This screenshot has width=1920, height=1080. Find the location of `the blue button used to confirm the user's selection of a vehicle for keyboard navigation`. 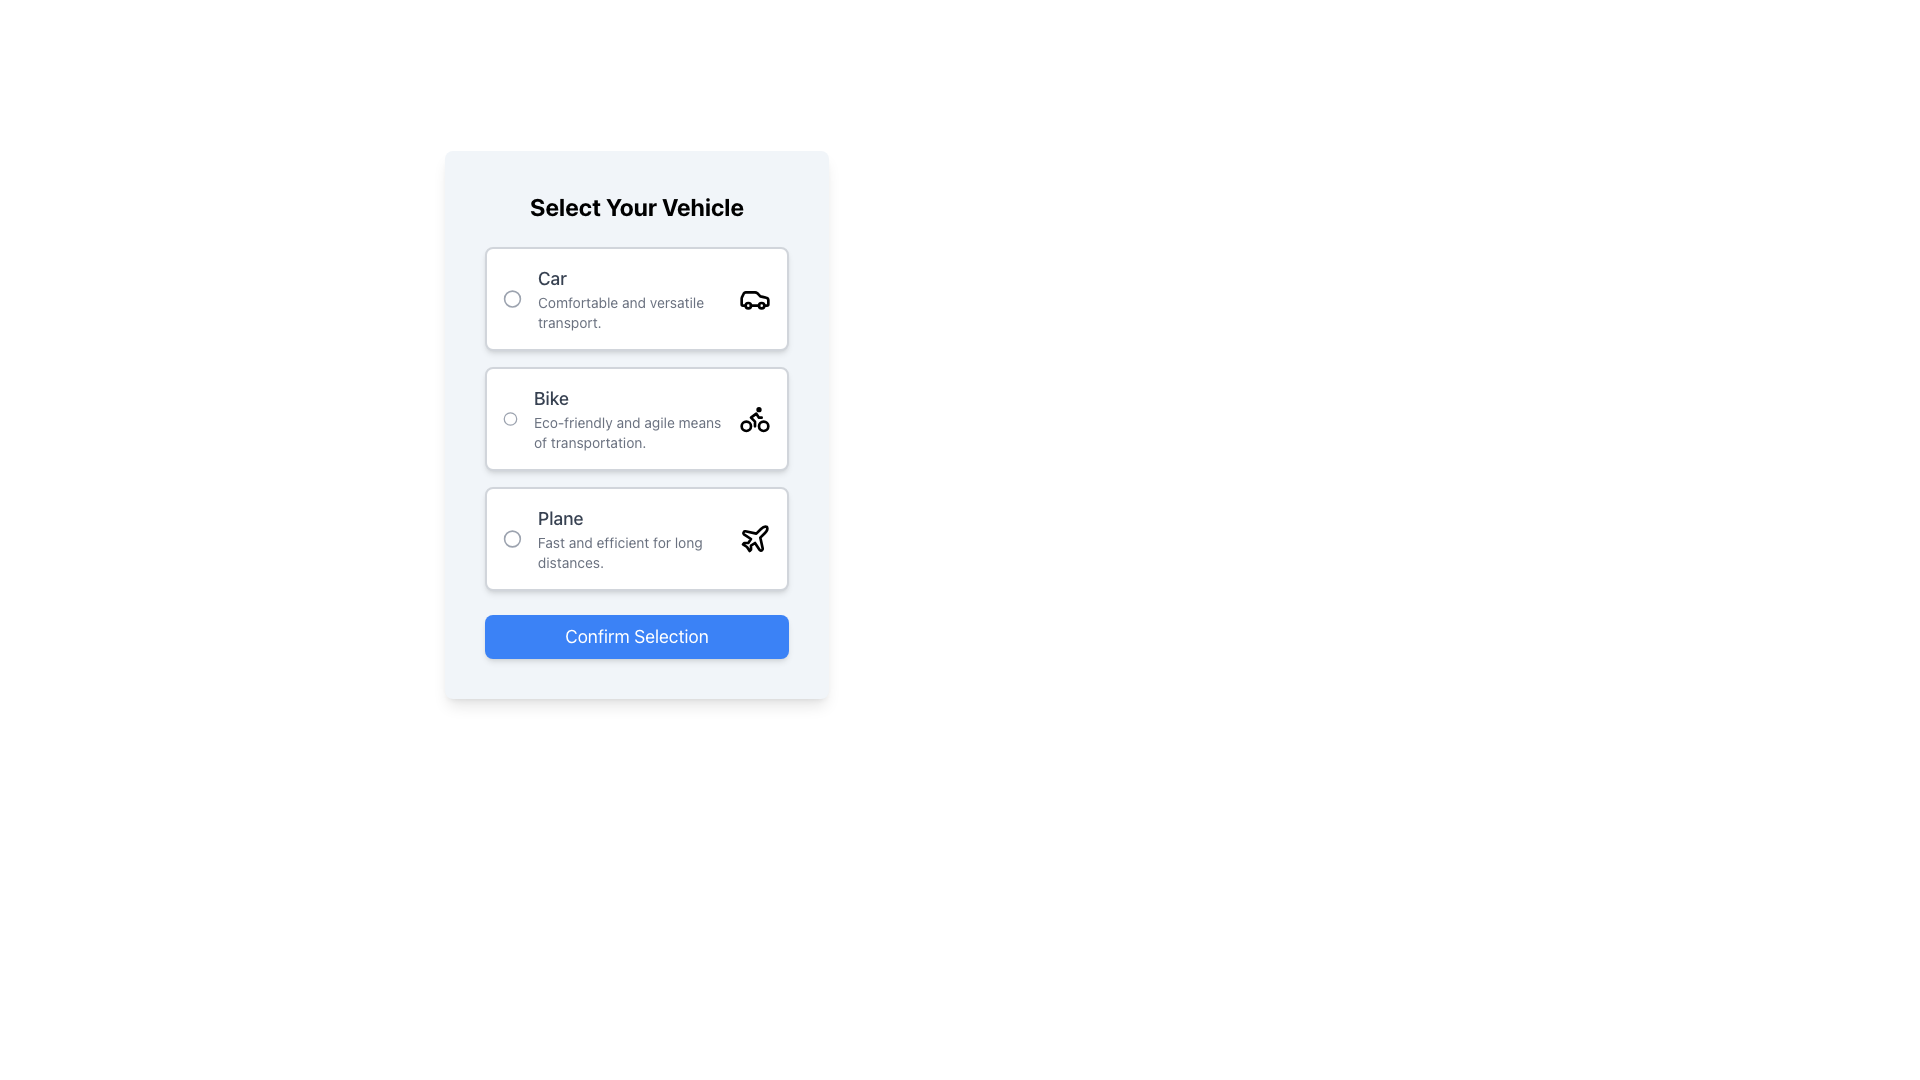

the blue button used to confirm the user's selection of a vehicle for keyboard navigation is located at coordinates (636, 636).